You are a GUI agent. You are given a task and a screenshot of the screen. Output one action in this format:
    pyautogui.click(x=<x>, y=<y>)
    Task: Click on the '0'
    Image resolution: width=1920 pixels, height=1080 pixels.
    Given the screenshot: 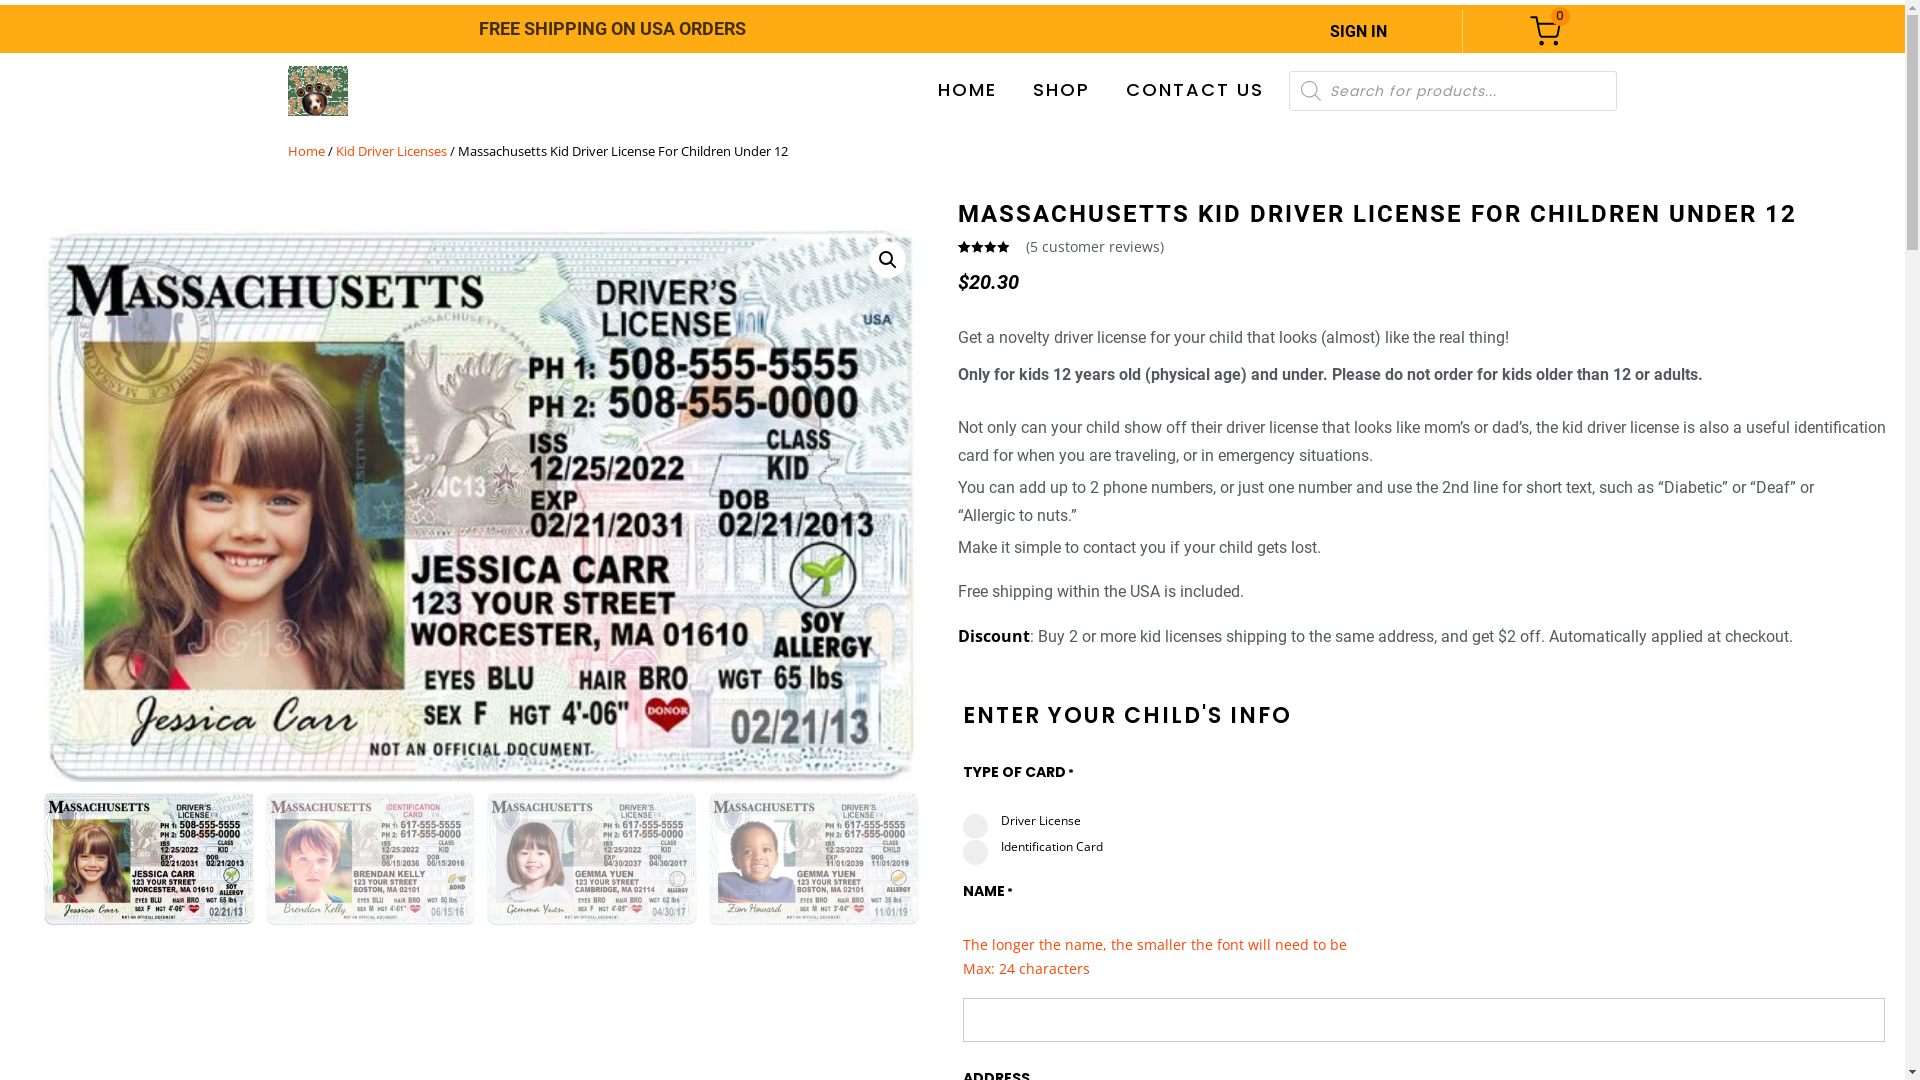 What is the action you would take?
    pyautogui.click(x=1529, y=31)
    